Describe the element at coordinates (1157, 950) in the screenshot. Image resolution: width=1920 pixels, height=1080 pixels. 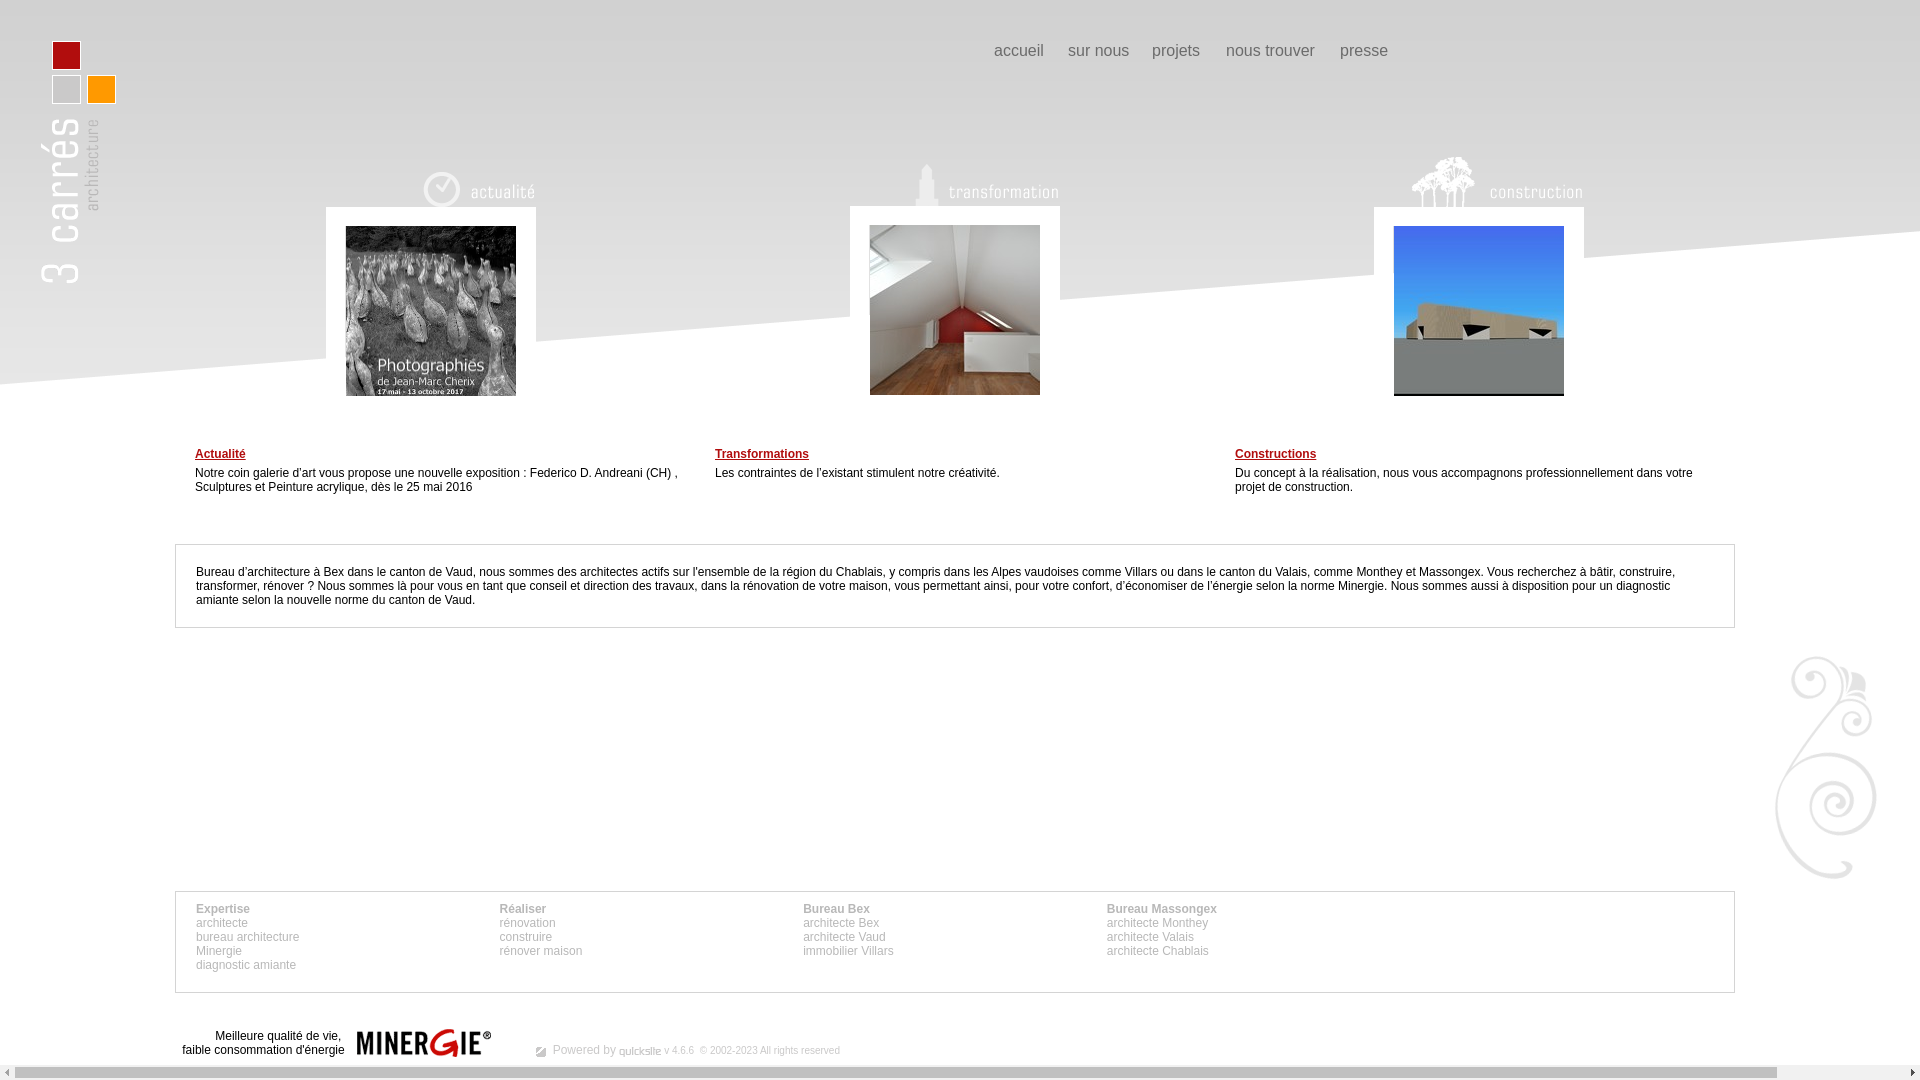
I see `'architecte Chablais'` at that location.